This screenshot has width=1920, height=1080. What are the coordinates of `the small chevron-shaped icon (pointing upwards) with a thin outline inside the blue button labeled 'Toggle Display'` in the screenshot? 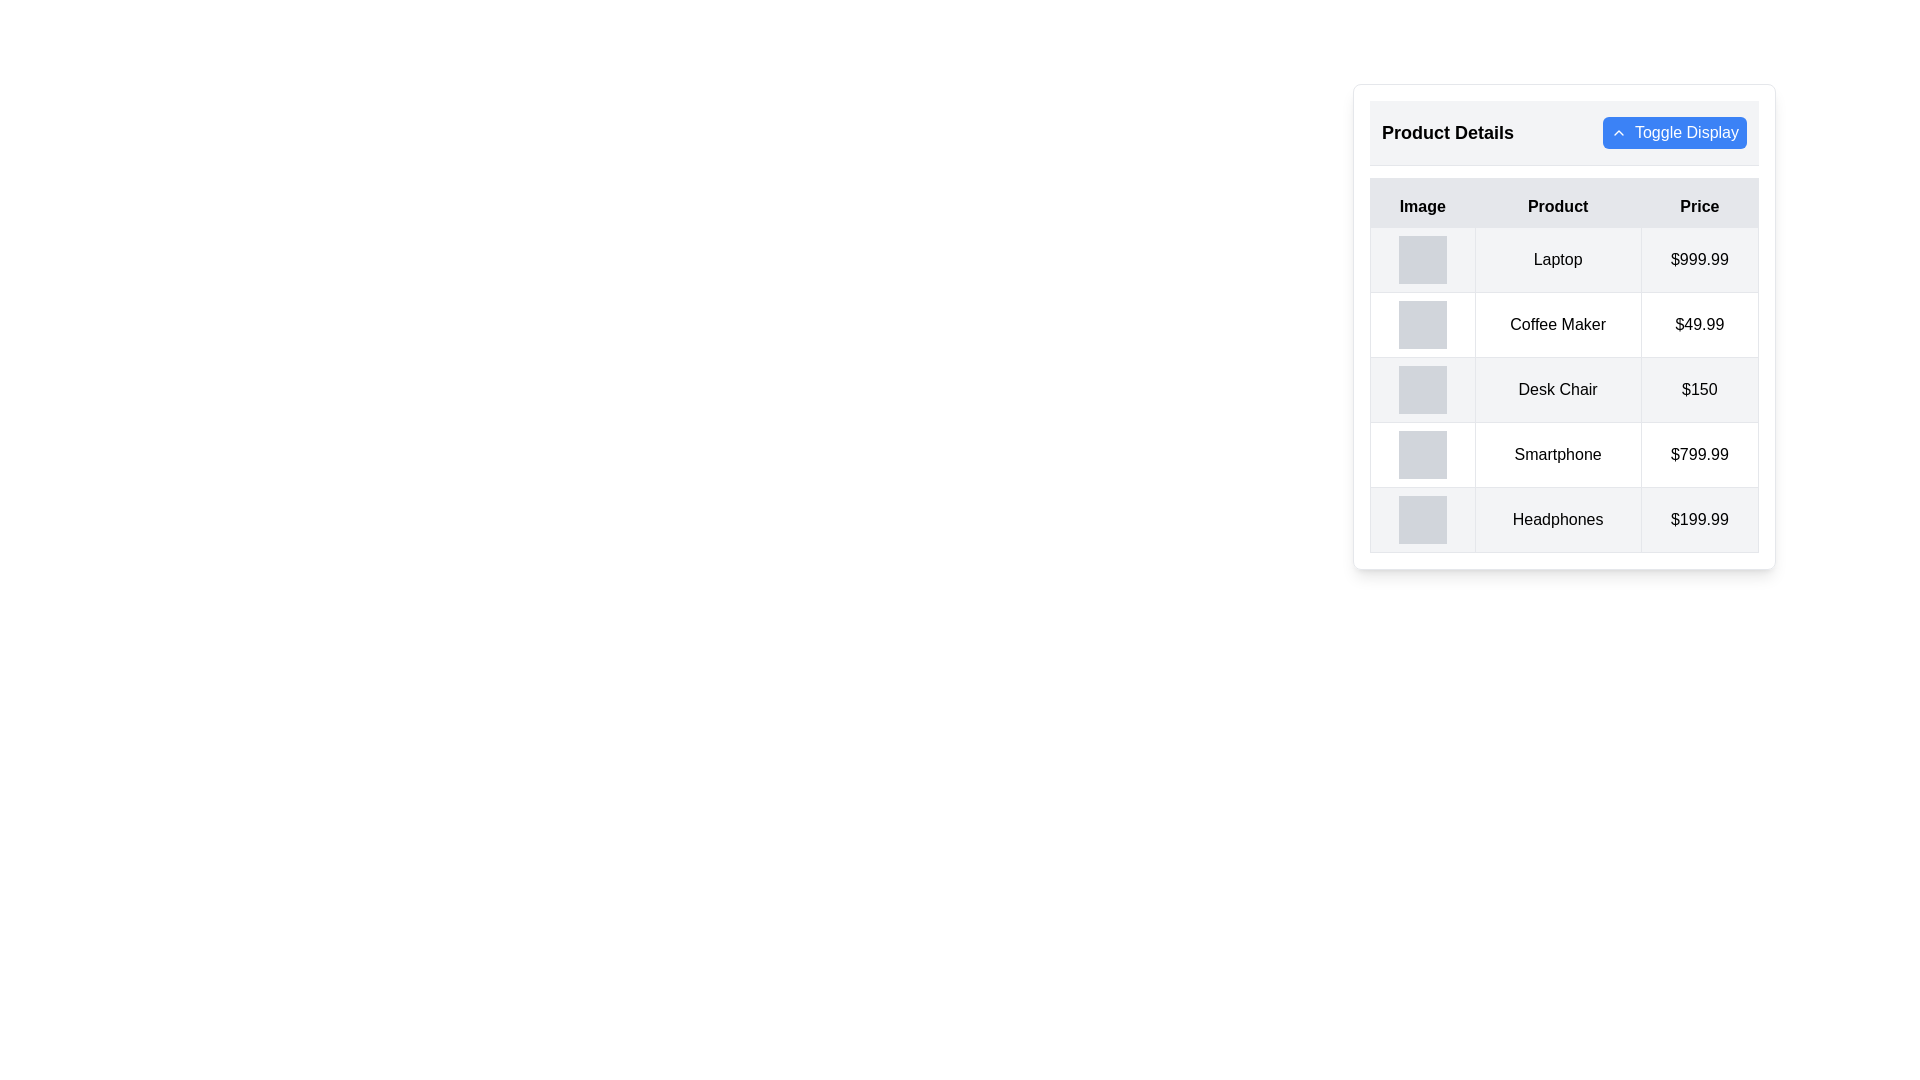 It's located at (1618, 132).